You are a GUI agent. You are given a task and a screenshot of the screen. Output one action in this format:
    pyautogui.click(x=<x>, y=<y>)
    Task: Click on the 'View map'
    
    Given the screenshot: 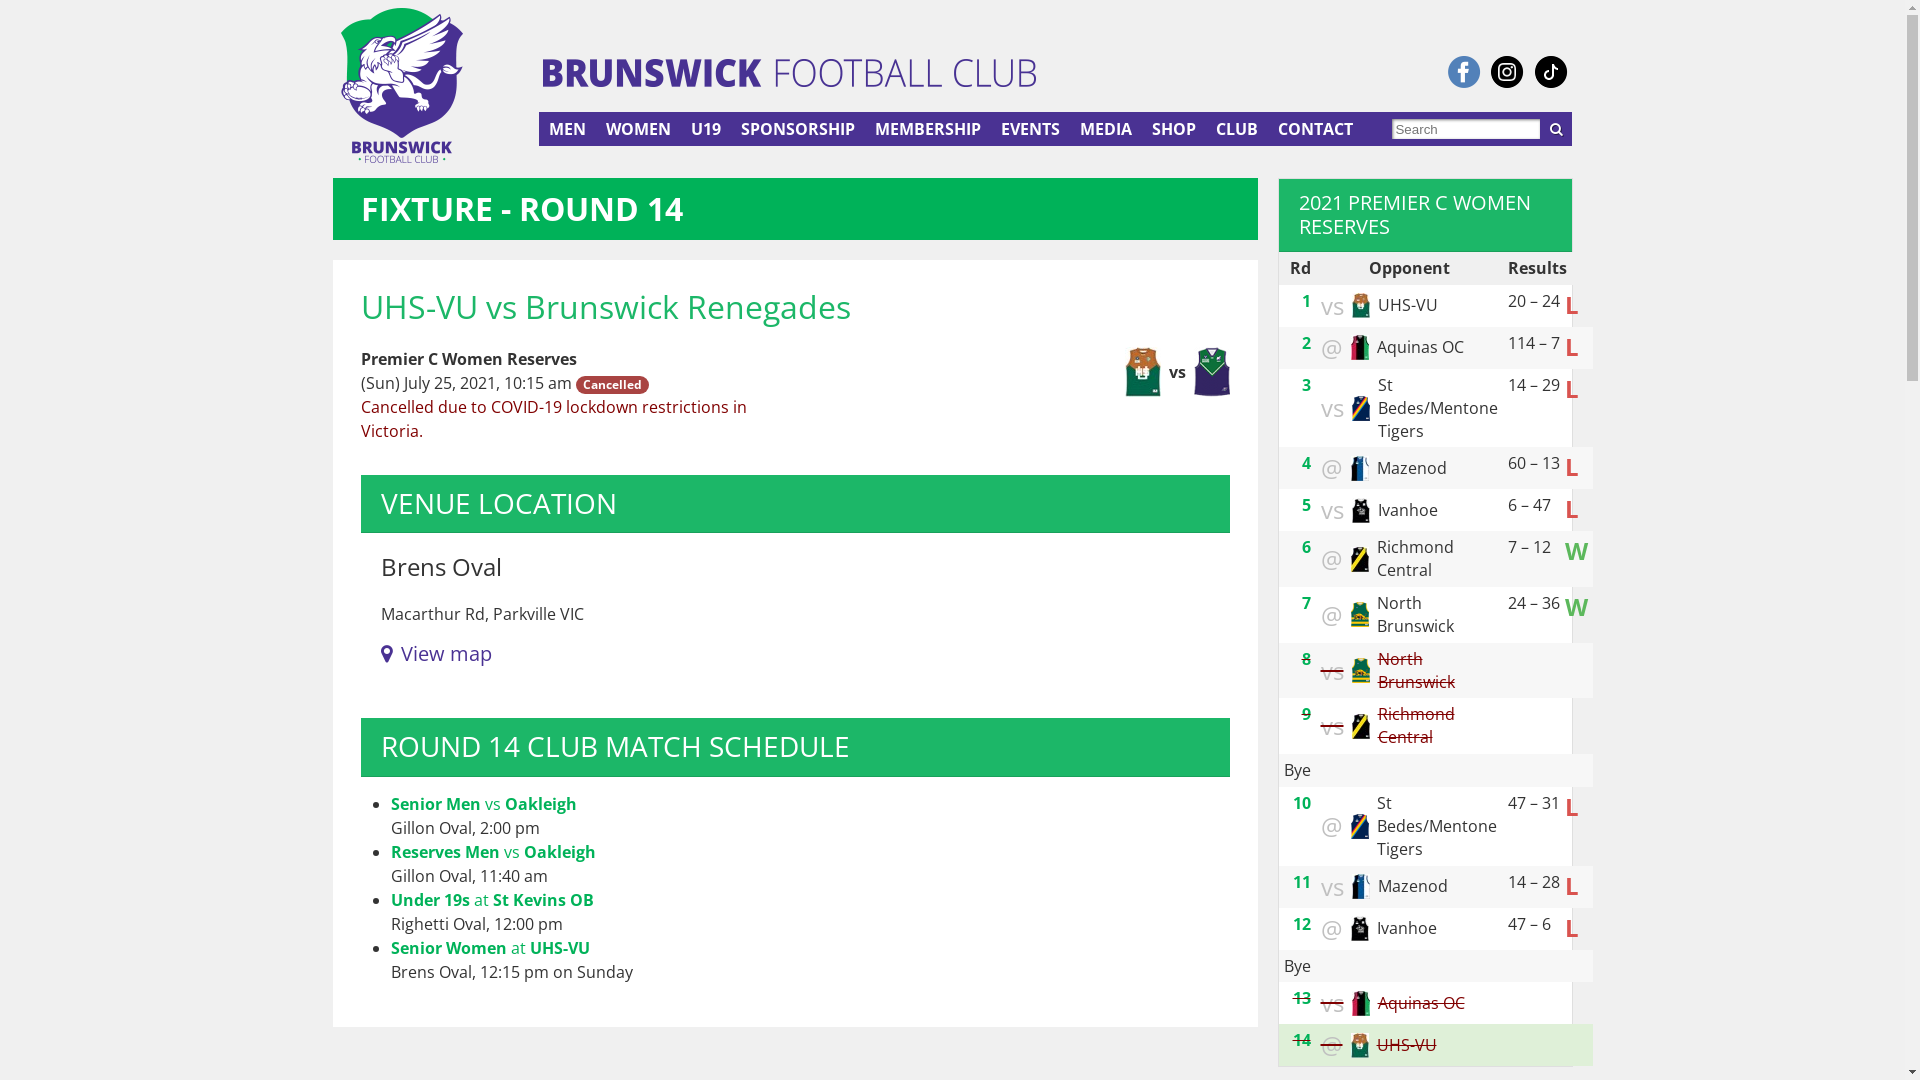 What is the action you would take?
    pyautogui.click(x=434, y=653)
    